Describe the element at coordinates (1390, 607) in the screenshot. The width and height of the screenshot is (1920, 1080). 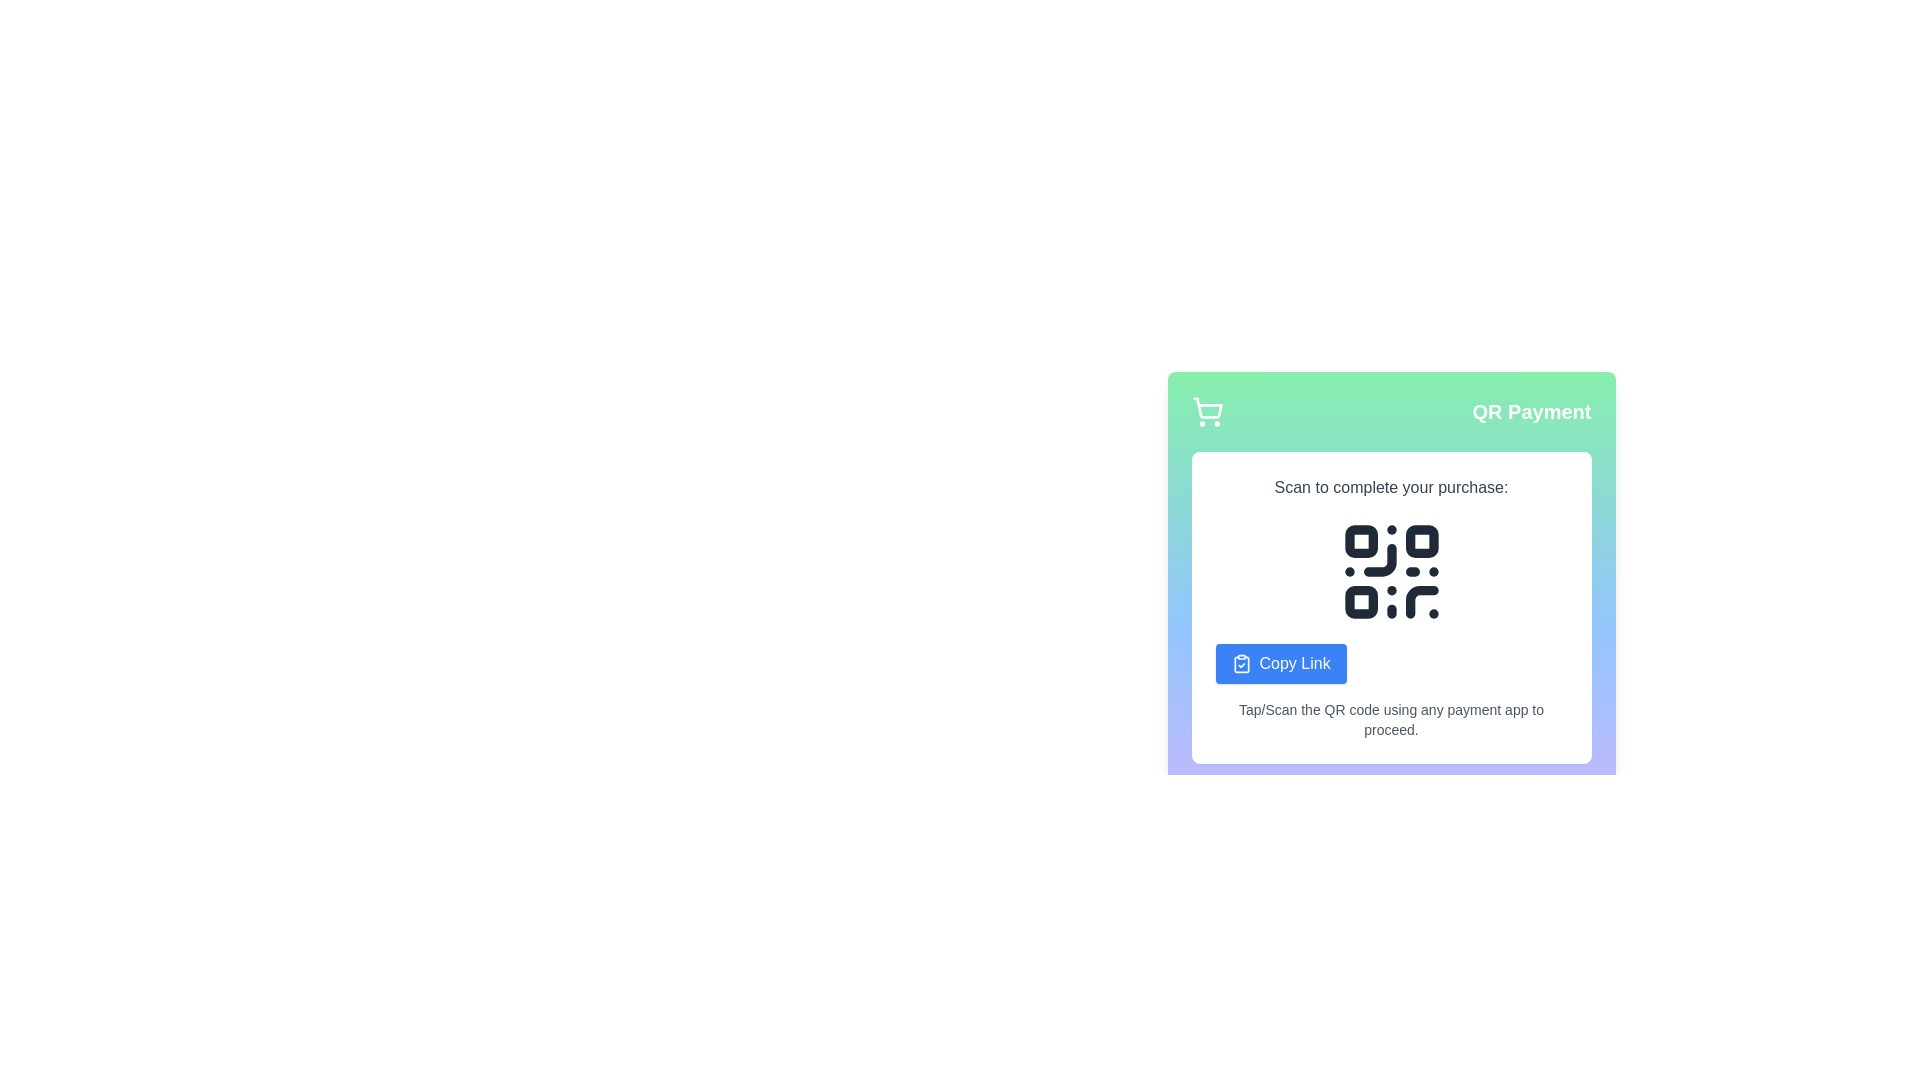
I see `the QR code in the Information and interaction panel, which is located centrally below the title 'QR Payment'` at that location.